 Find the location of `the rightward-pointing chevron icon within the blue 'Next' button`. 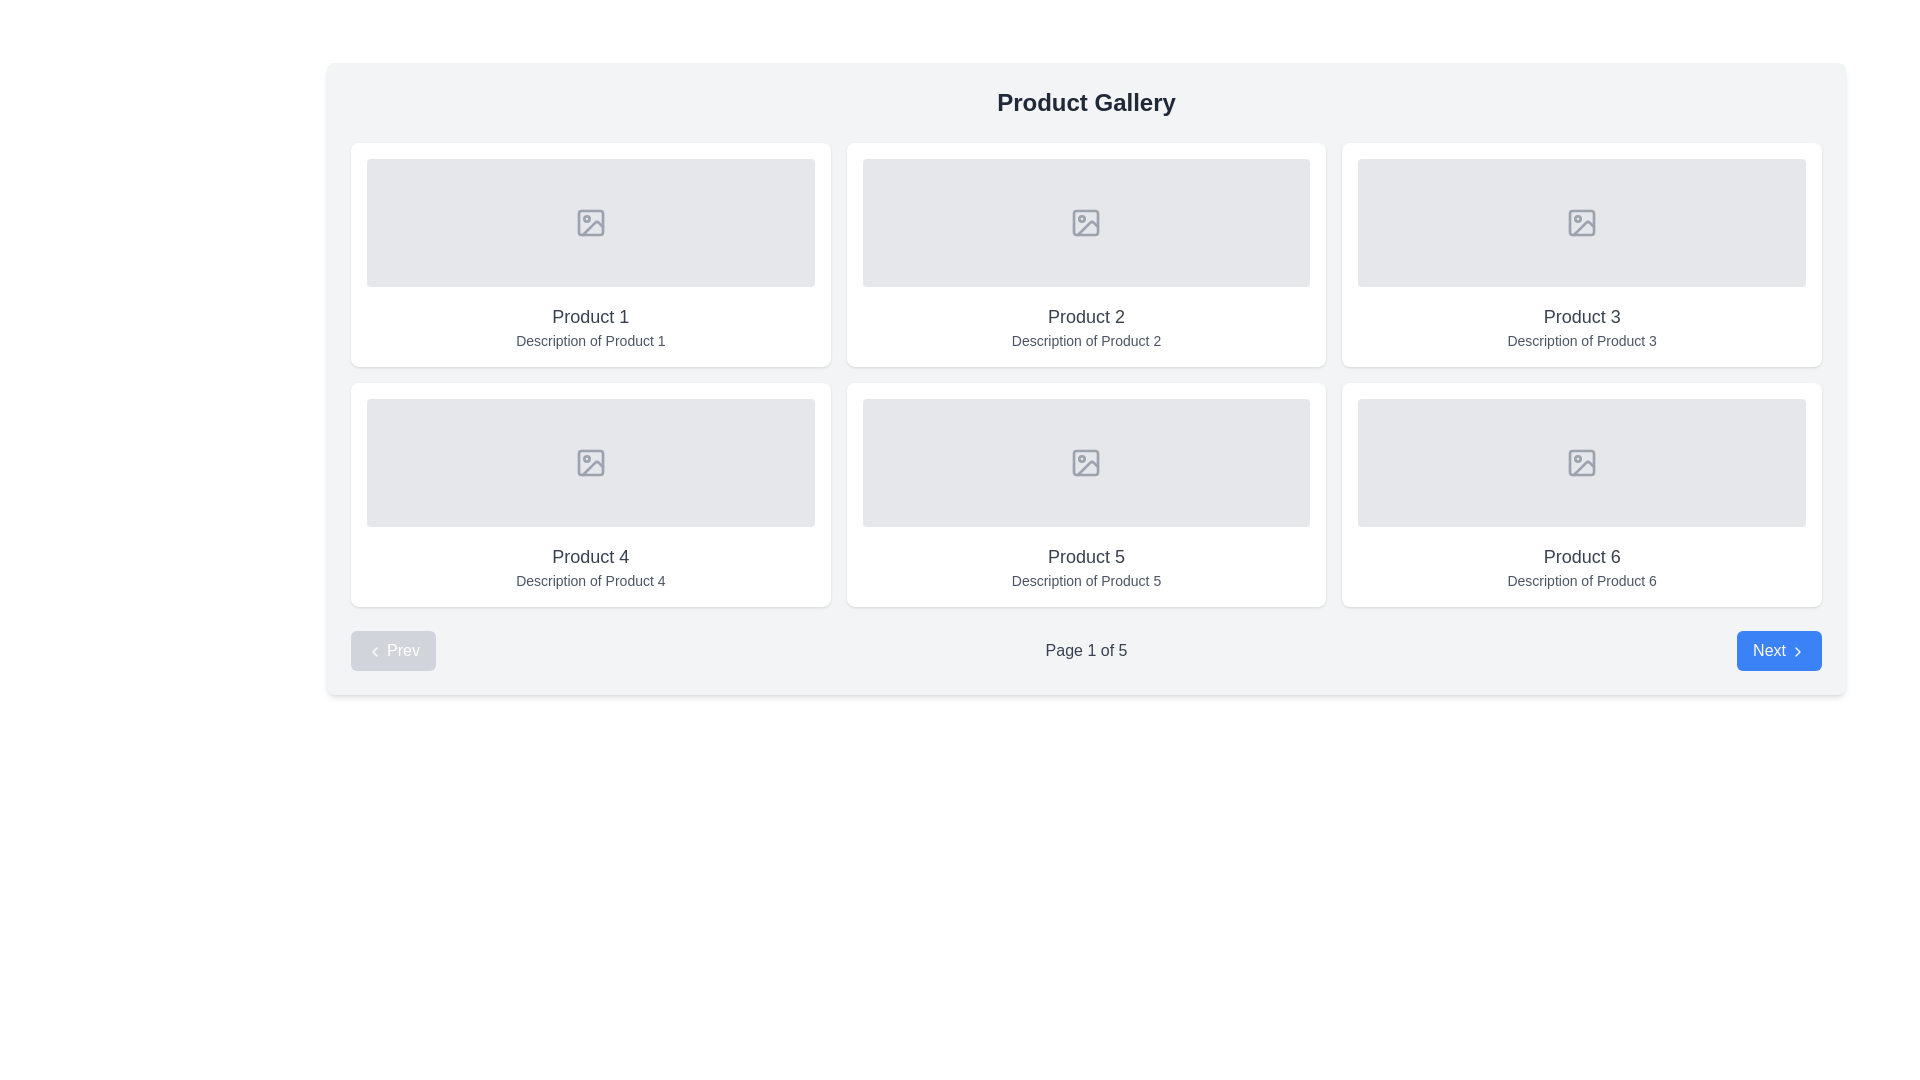

the rightward-pointing chevron icon within the blue 'Next' button is located at coordinates (1797, 651).